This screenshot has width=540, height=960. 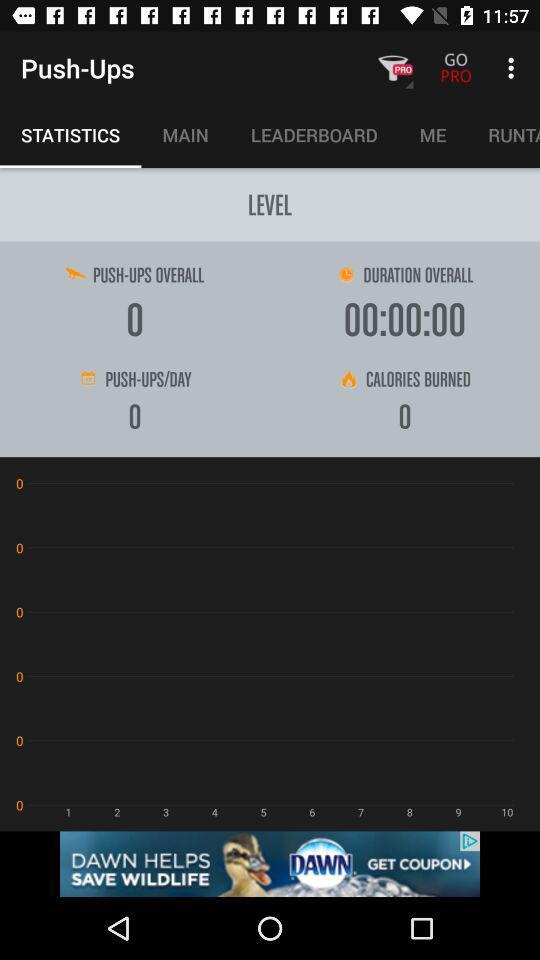 What do you see at coordinates (185, 133) in the screenshot?
I see `main on the right side of statistics` at bounding box center [185, 133].